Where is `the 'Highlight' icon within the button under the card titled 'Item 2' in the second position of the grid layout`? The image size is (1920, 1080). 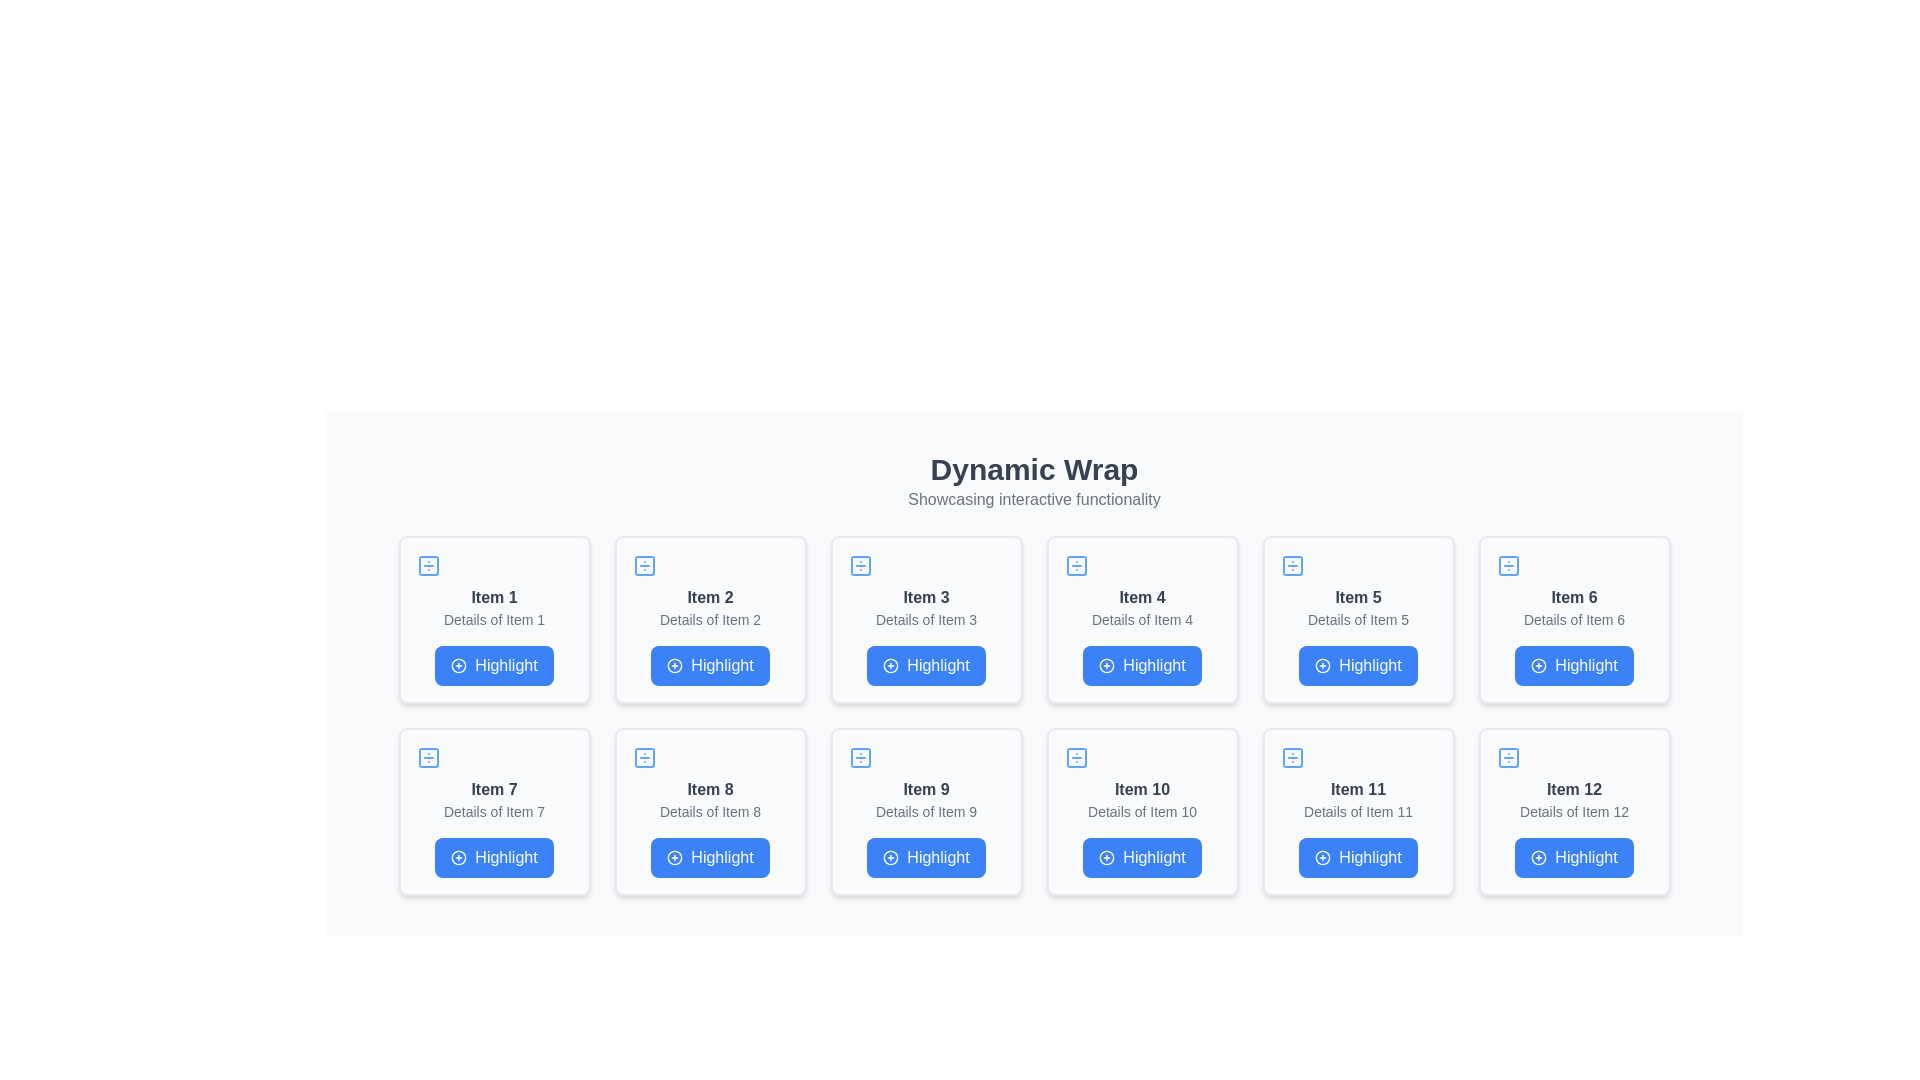 the 'Highlight' icon within the button under the card titled 'Item 2' in the second position of the grid layout is located at coordinates (675, 666).